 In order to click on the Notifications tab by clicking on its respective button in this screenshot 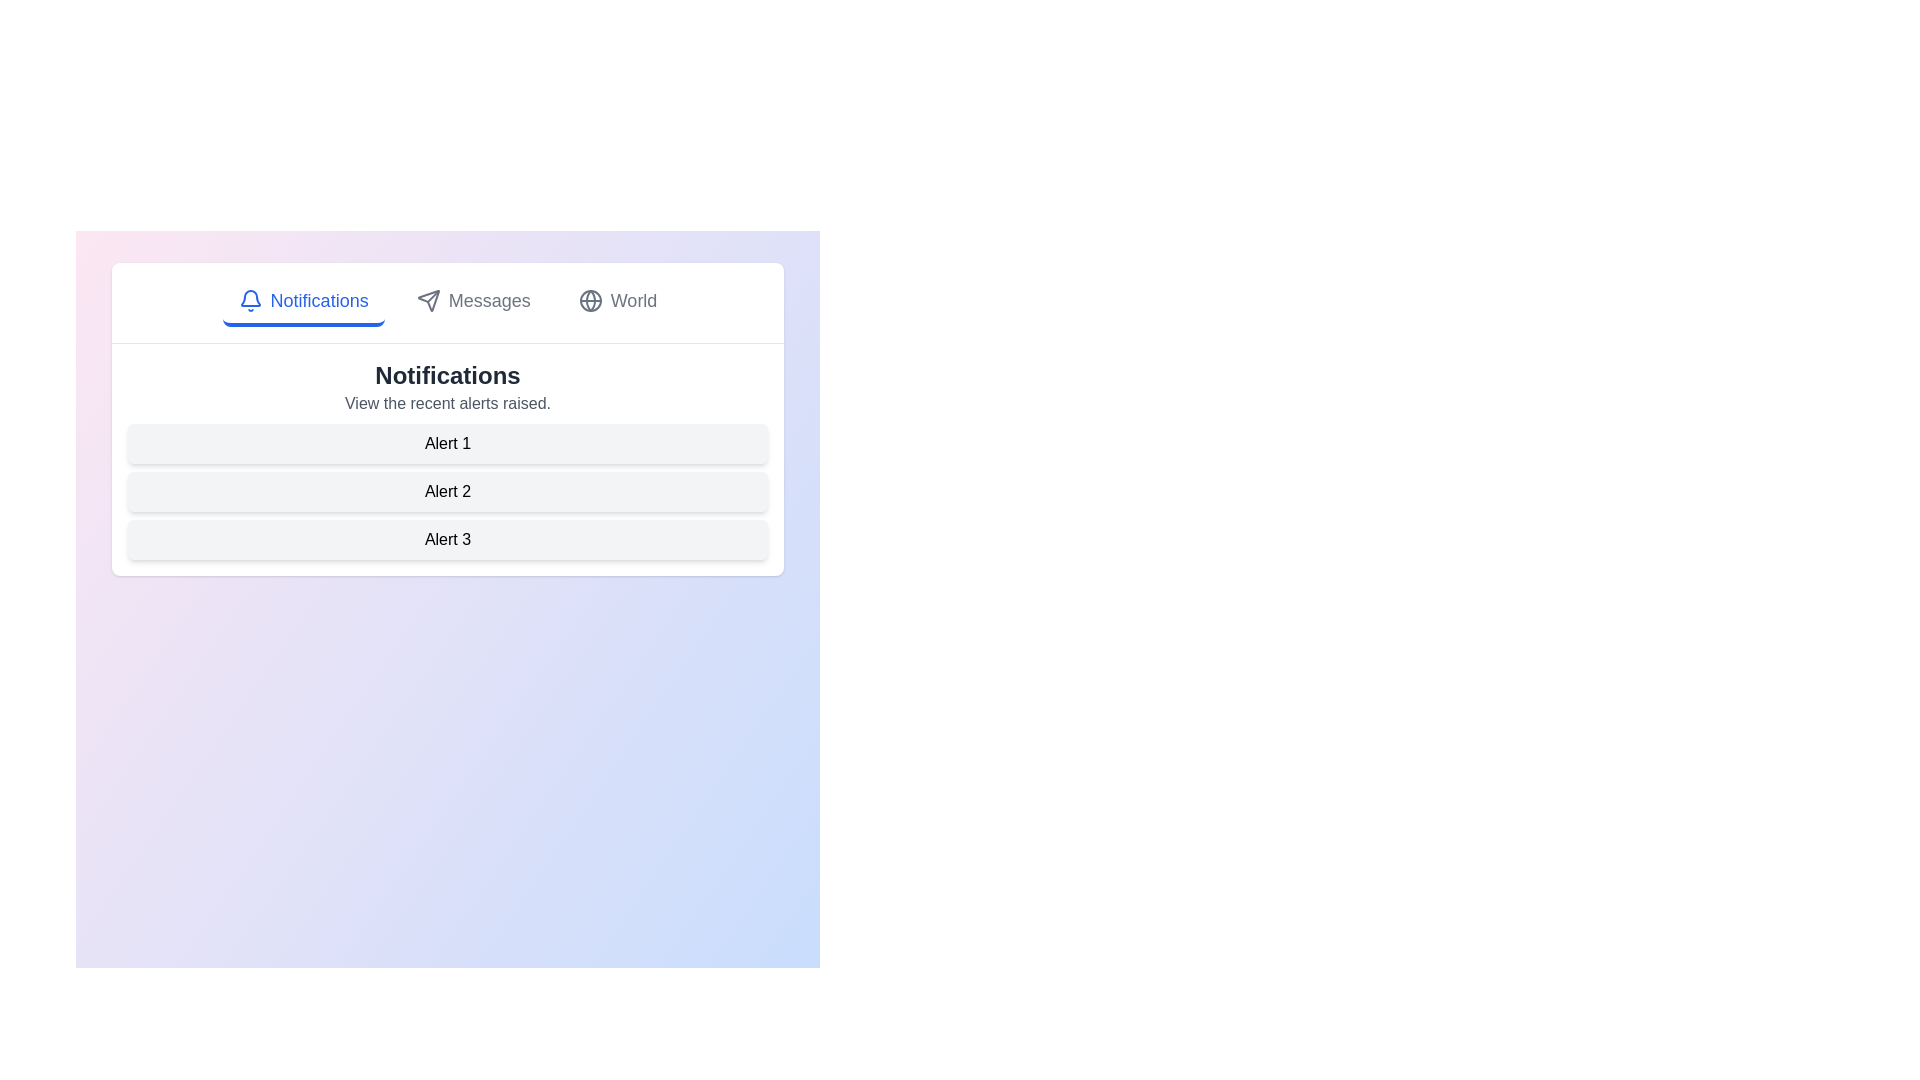, I will do `click(302, 303)`.